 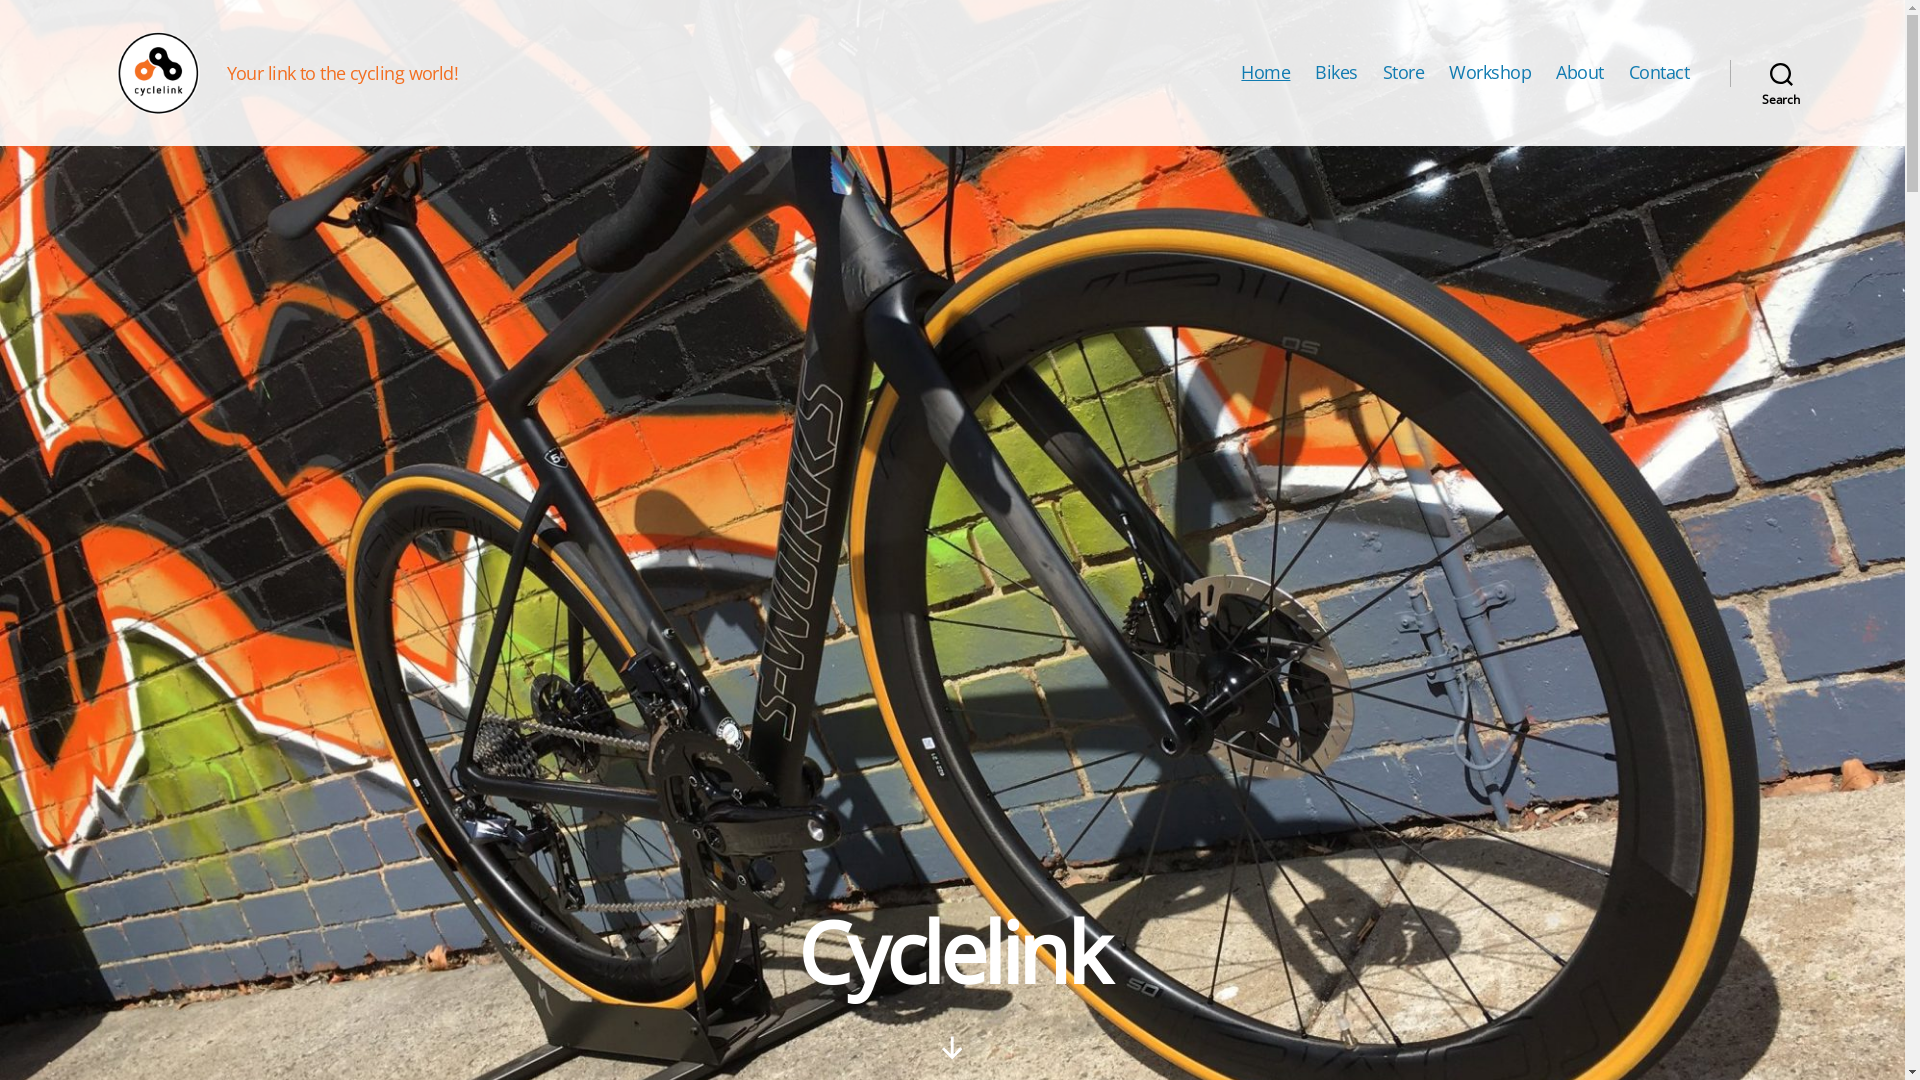 What do you see at coordinates (1264, 72) in the screenshot?
I see `'Home'` at bounding box center [1264, 72].